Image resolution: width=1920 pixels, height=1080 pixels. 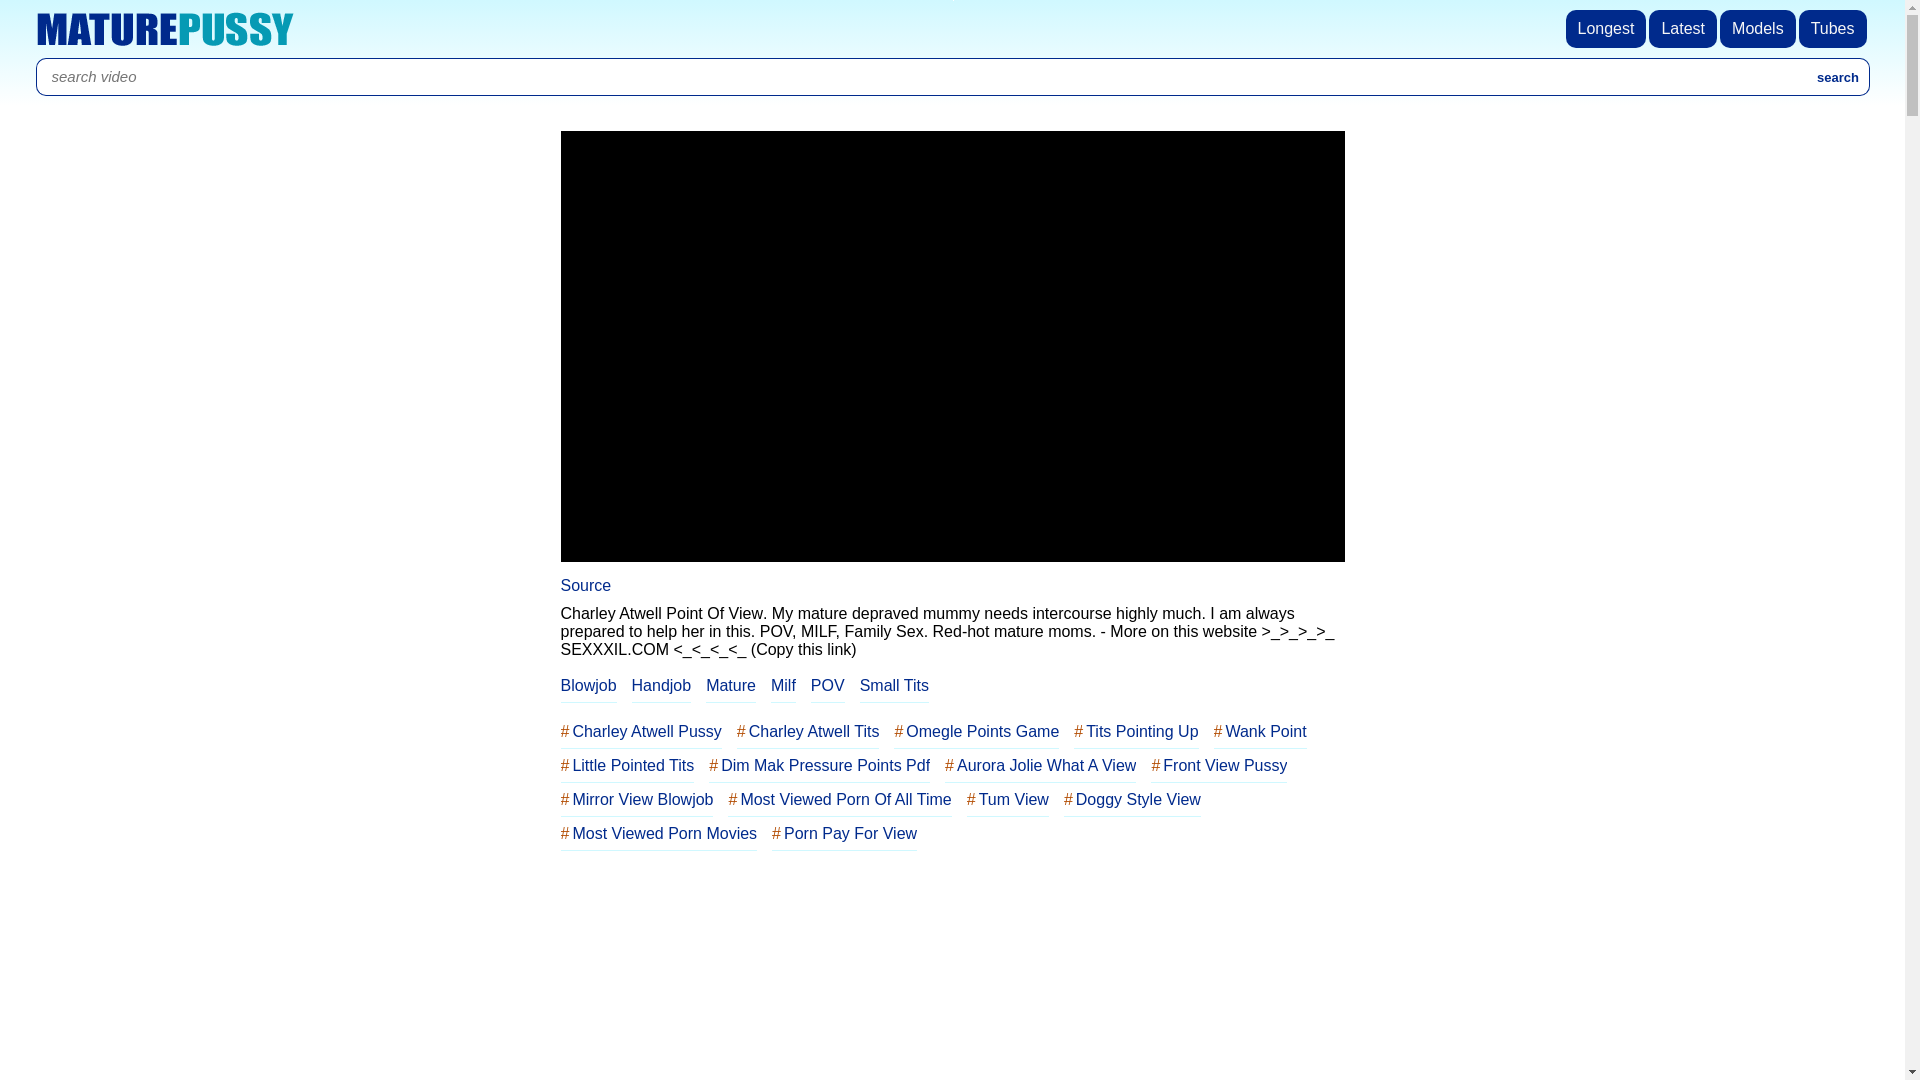 I want to click on 'Mature pussy movies', so click(x=164, y=29).